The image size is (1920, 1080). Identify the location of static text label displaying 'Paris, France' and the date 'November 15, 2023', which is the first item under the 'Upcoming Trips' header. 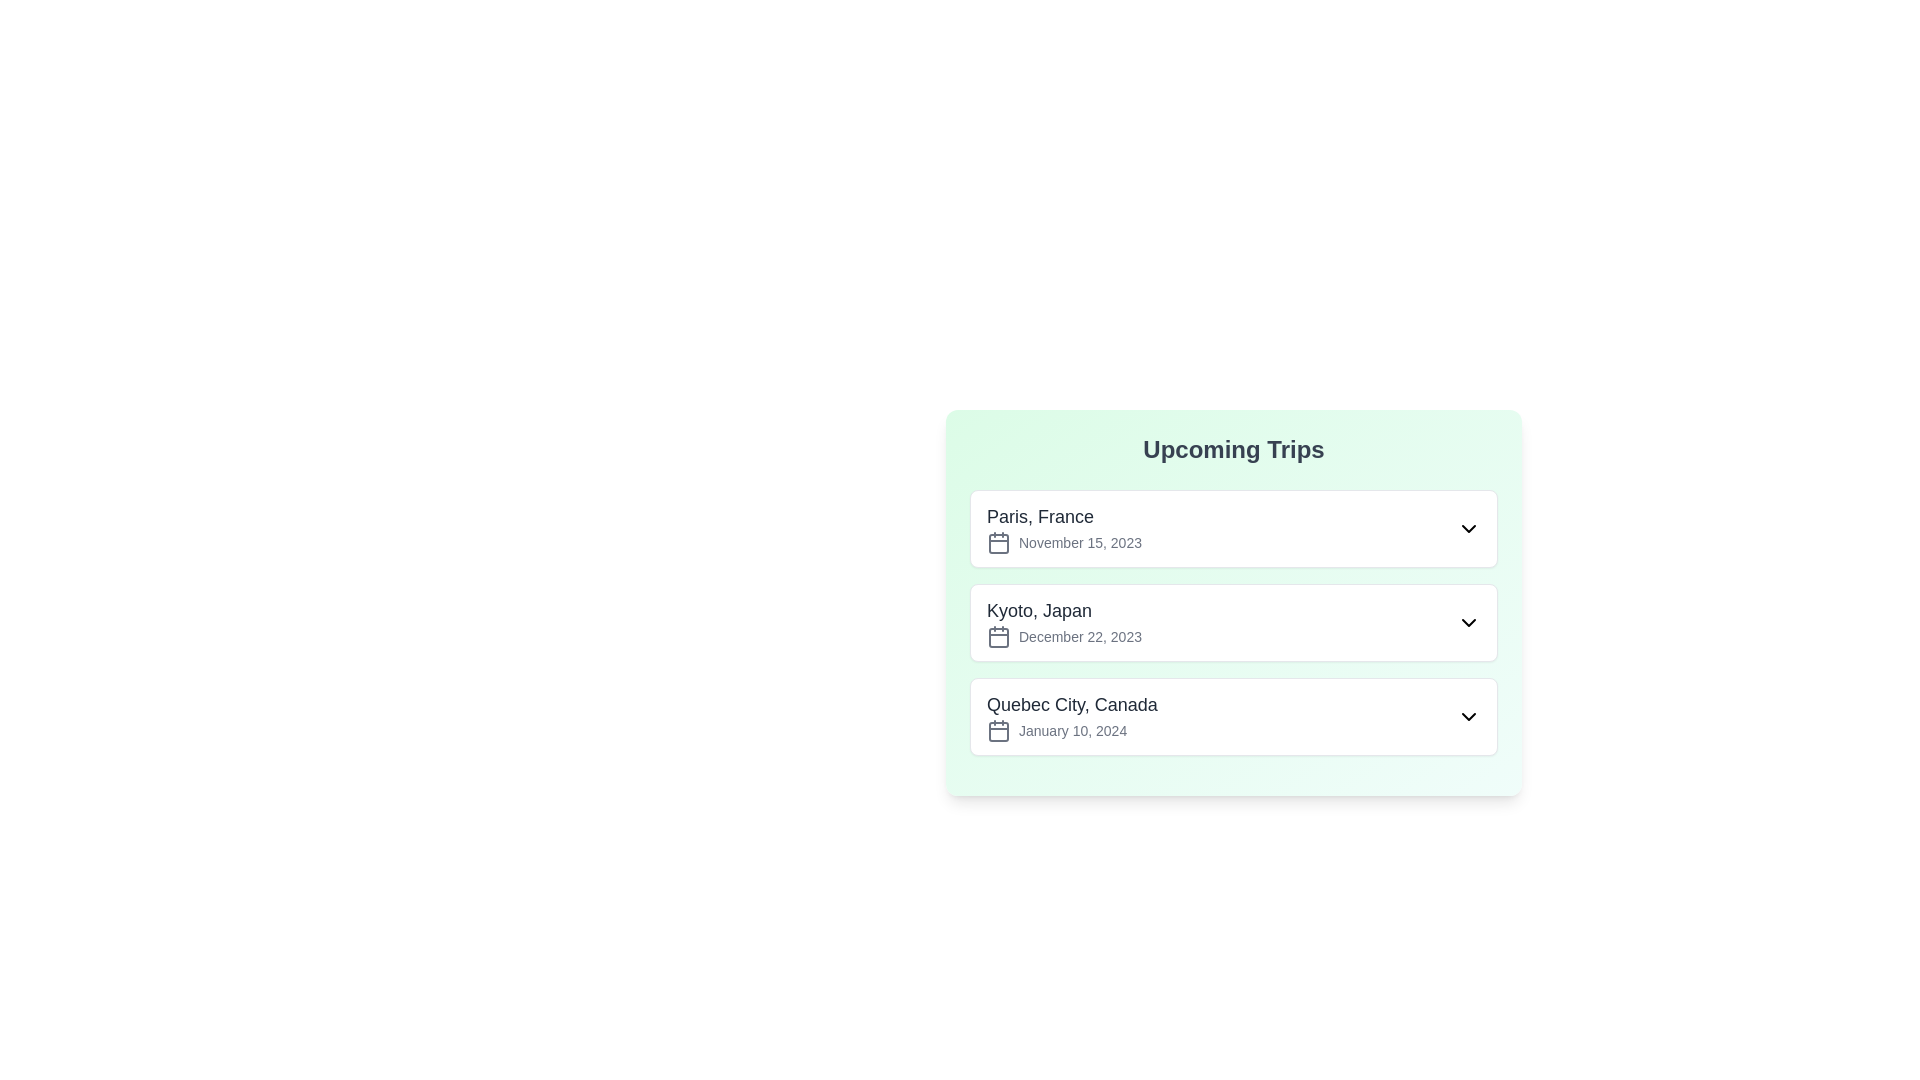
(1063, 527).